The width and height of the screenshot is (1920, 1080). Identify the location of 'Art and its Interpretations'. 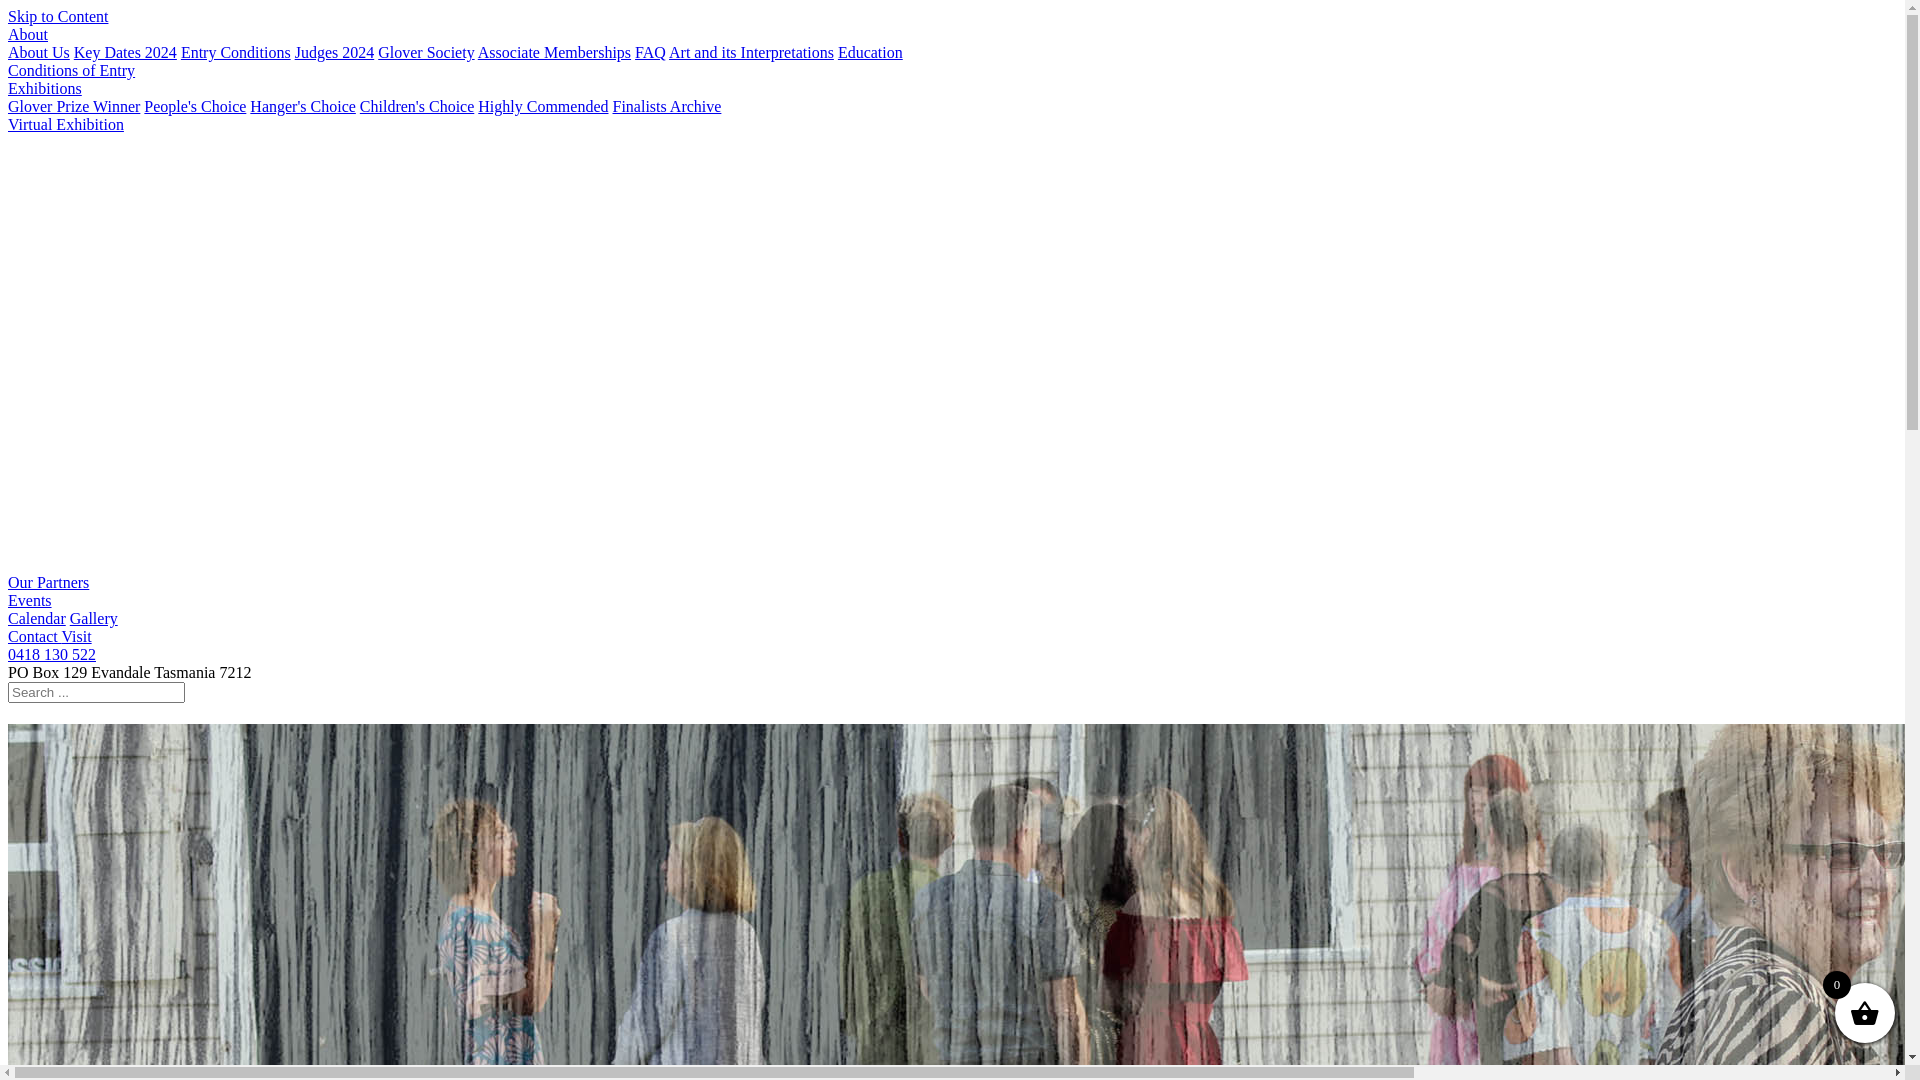
(668, 51).